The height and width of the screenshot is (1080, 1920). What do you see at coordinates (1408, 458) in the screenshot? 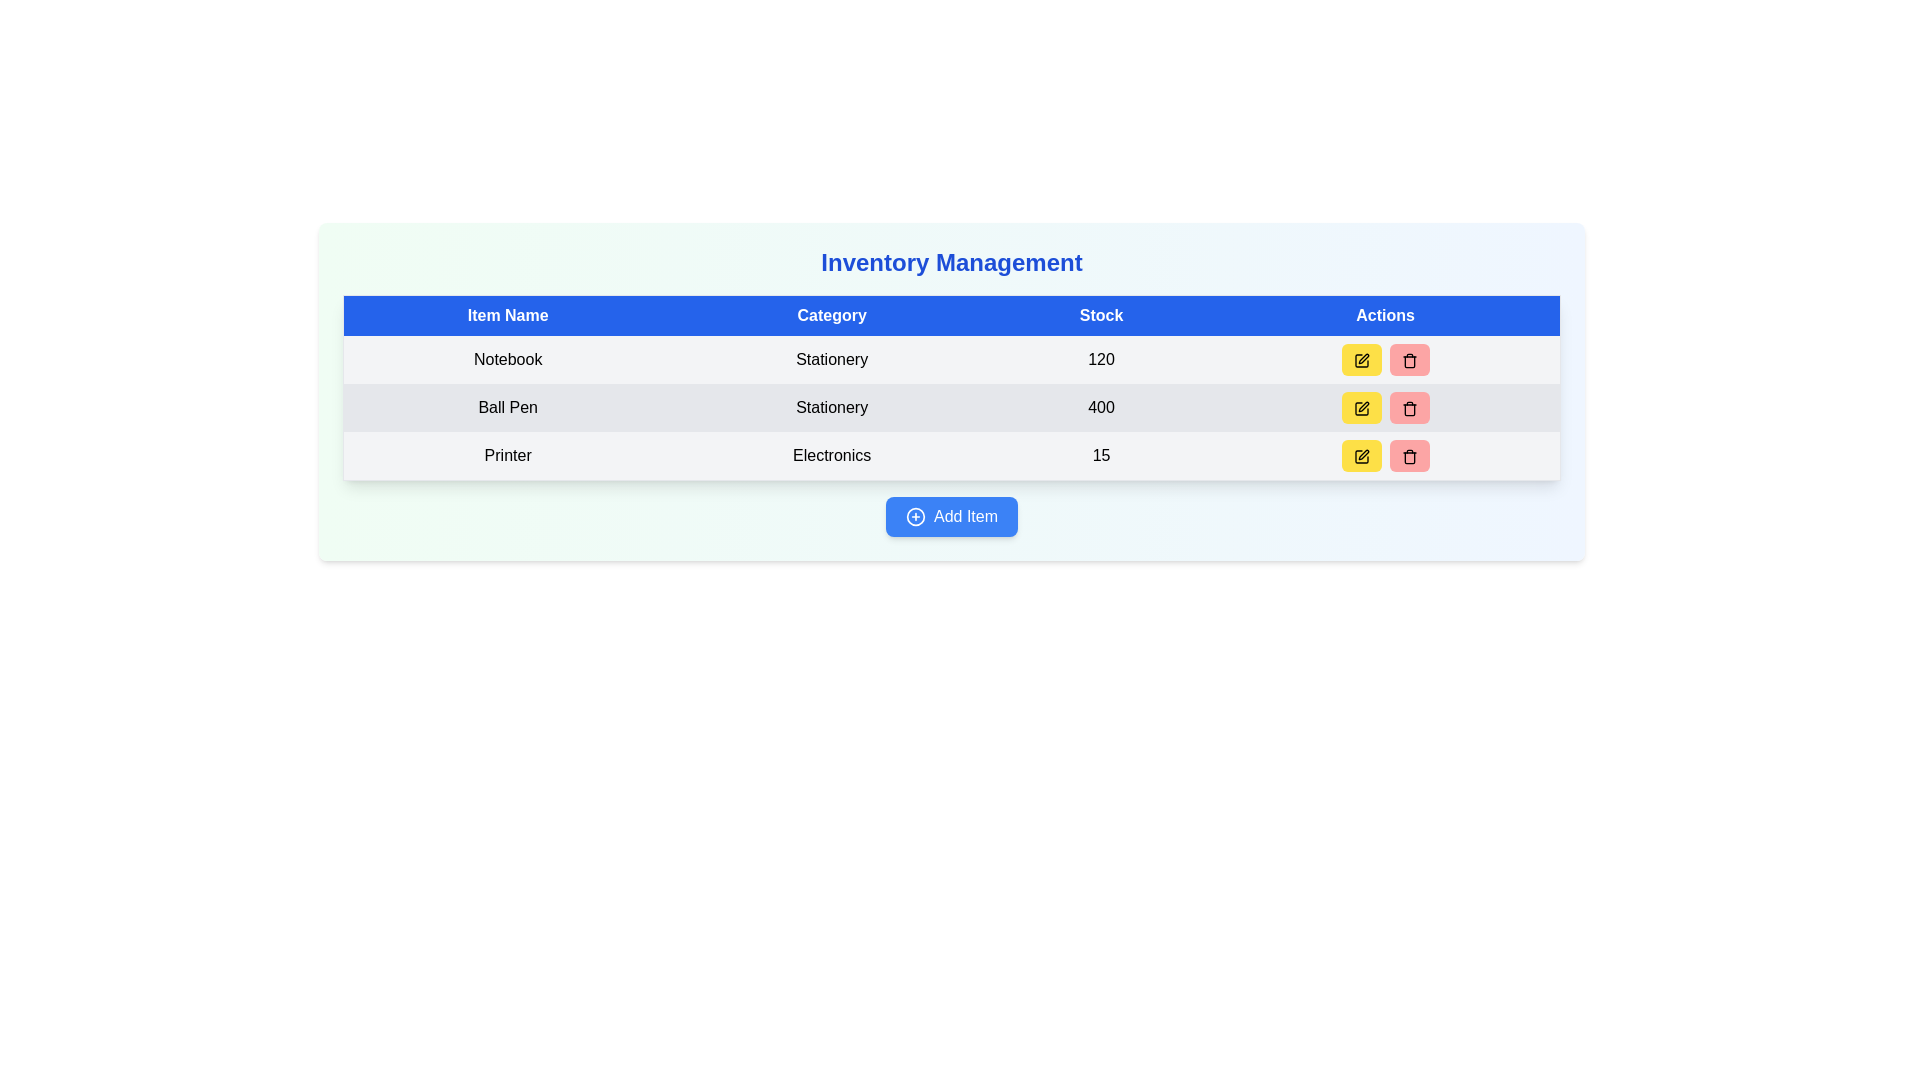
I see `the delete icon located in the last column of the table, which is used to remove the corresponding record or row` at bounding box center [1408, 458].